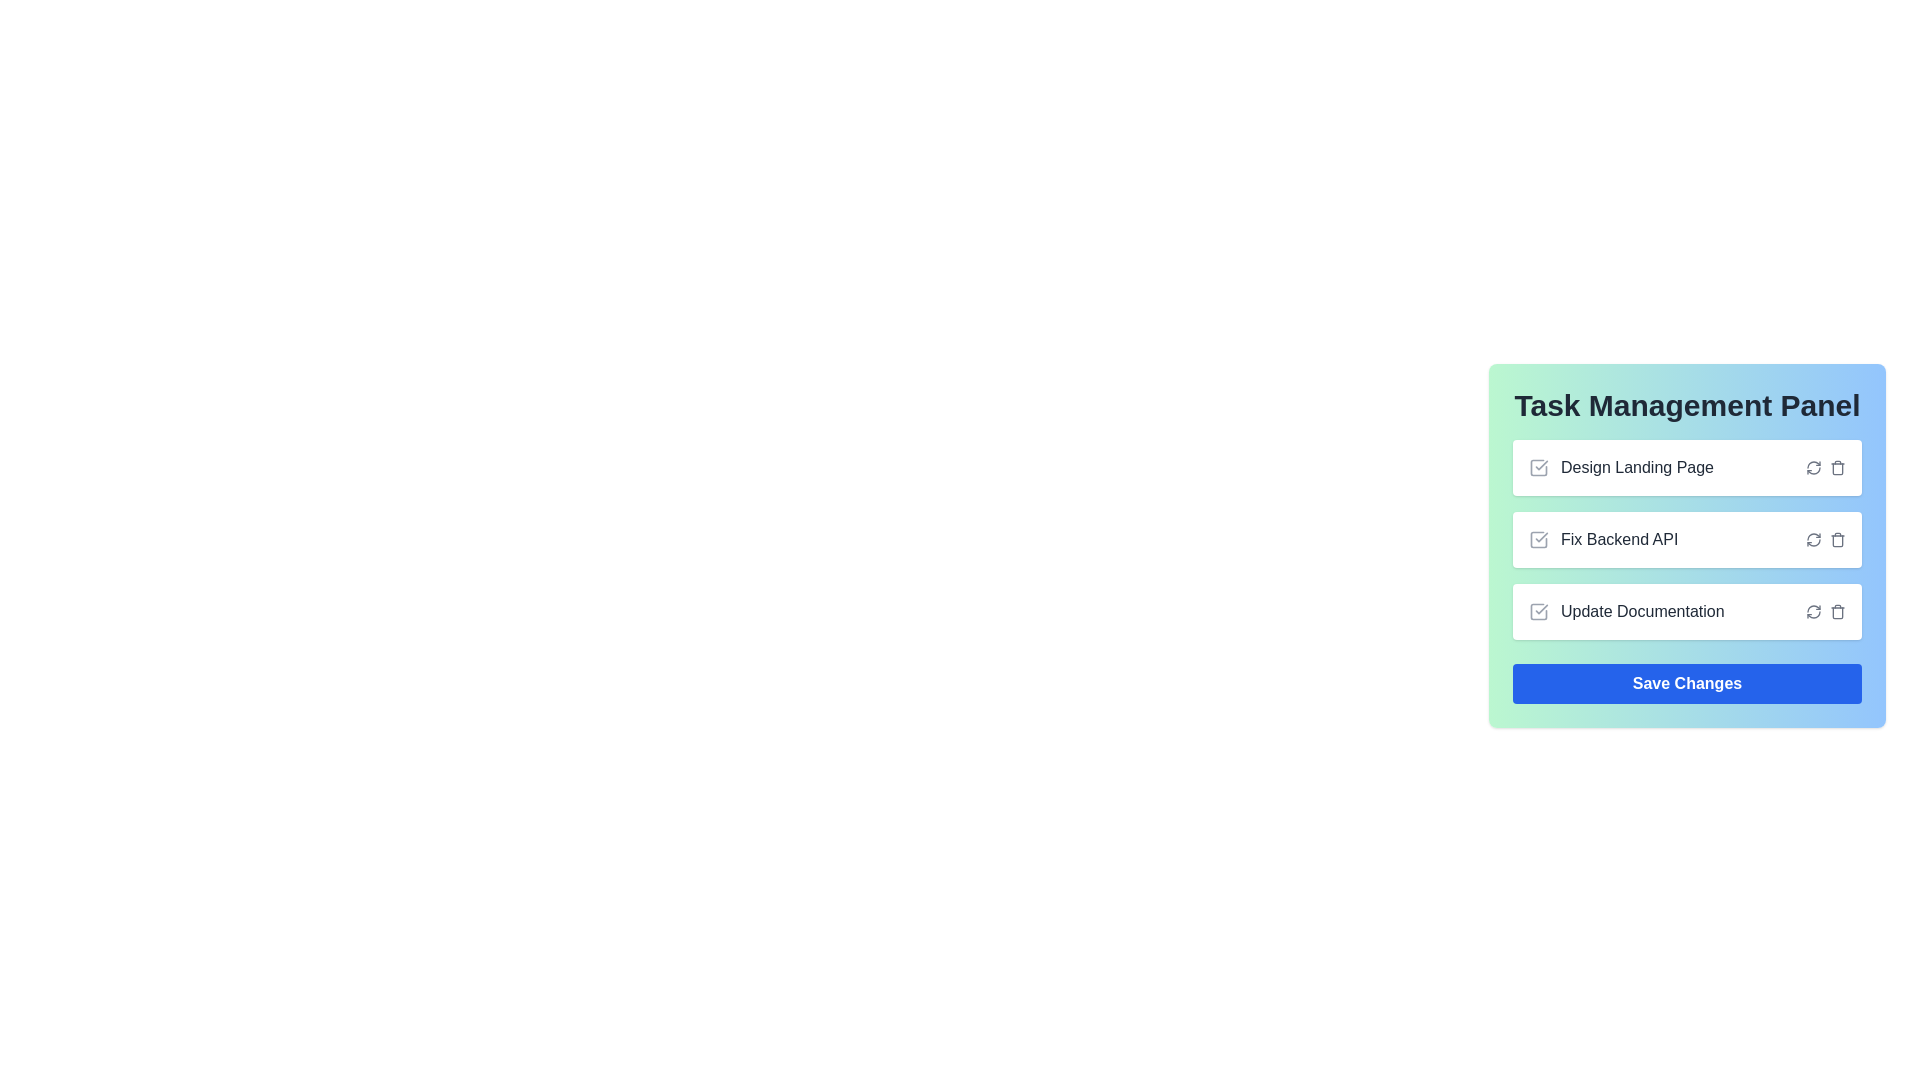 Image resolution: width=1920 pixels, height=1080 pixels. Describe the element at coordinates (1538, 467) in the screenshot. I see `the square icon with a checkmark located to the left of the text 'Design Landing Page' in the Task Management Panel` at that location.